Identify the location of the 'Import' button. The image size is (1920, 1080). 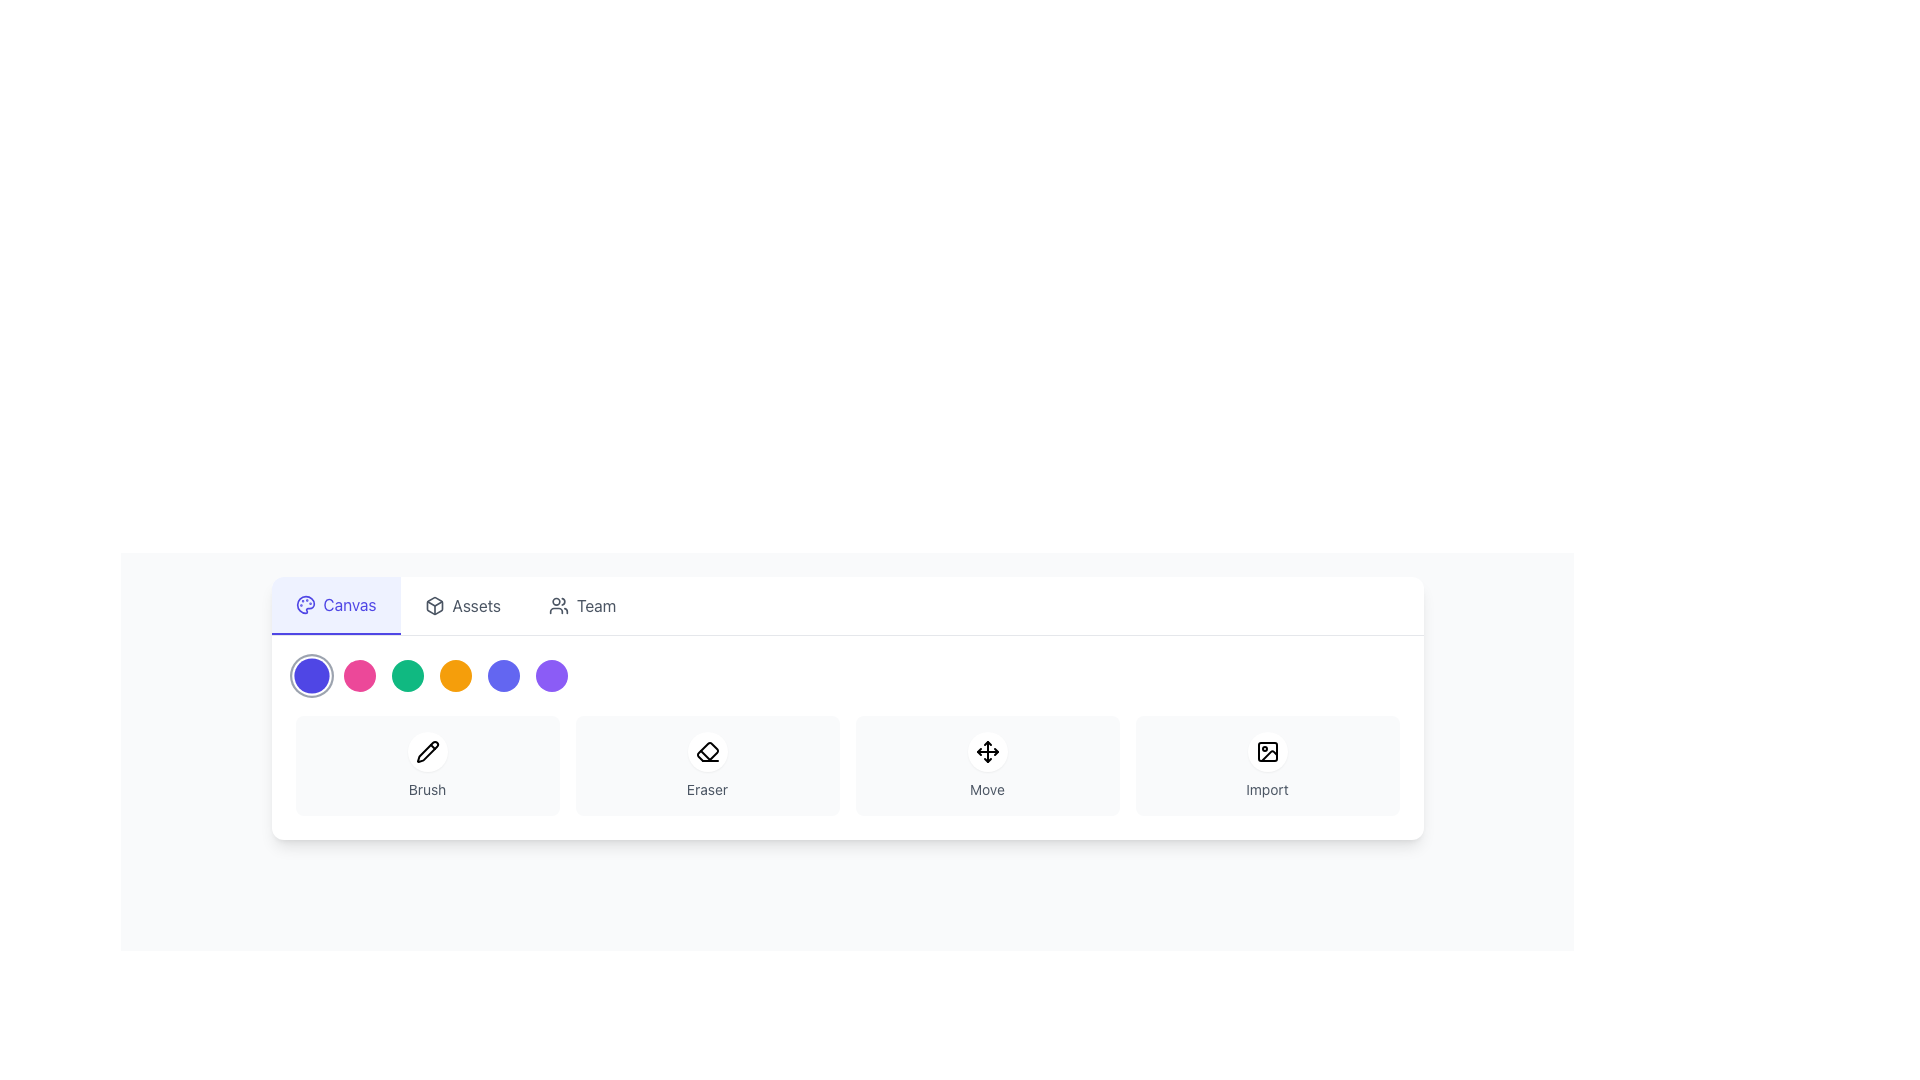
(1266, 765).